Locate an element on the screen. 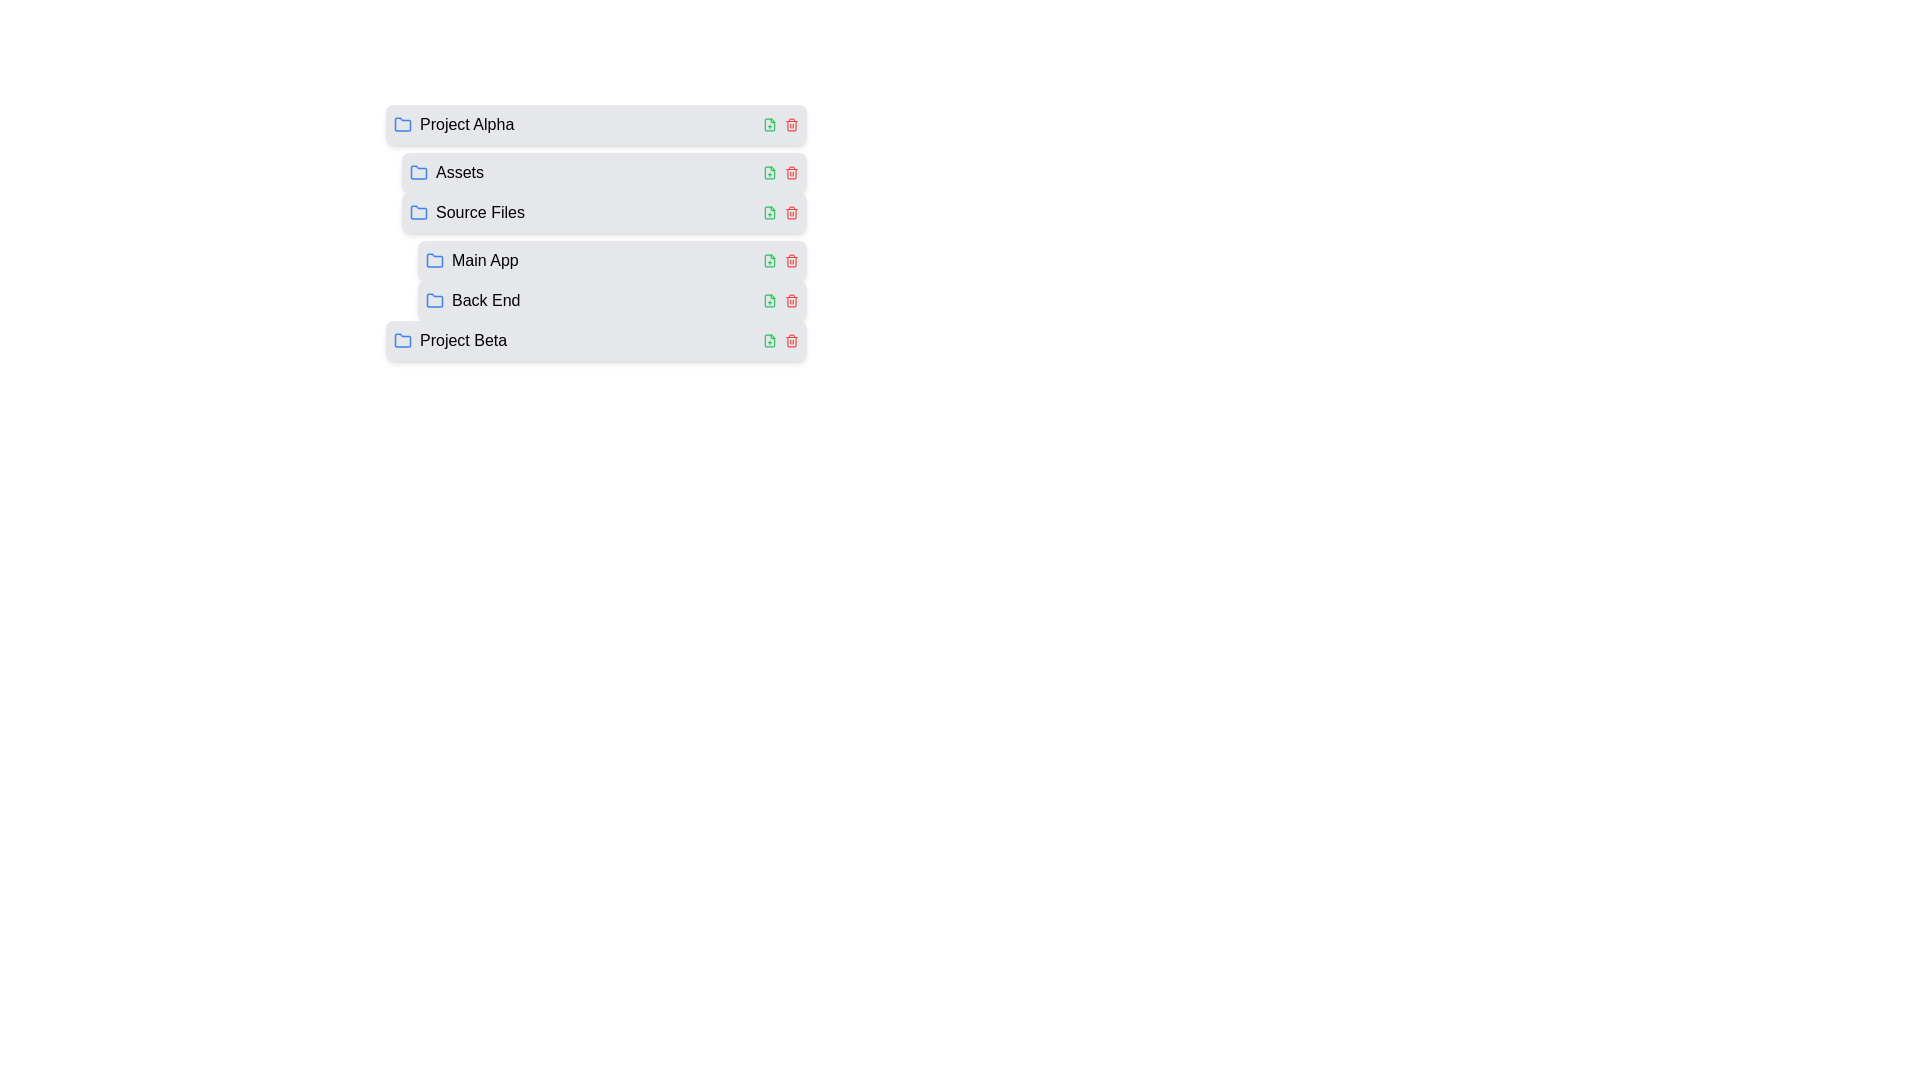 The image size is (1920, 1080). the first icon on the left in the horizontal row of icons for 'Project Beta', which resembles a green document with a plus symbol is located at coordinates (768, 339).